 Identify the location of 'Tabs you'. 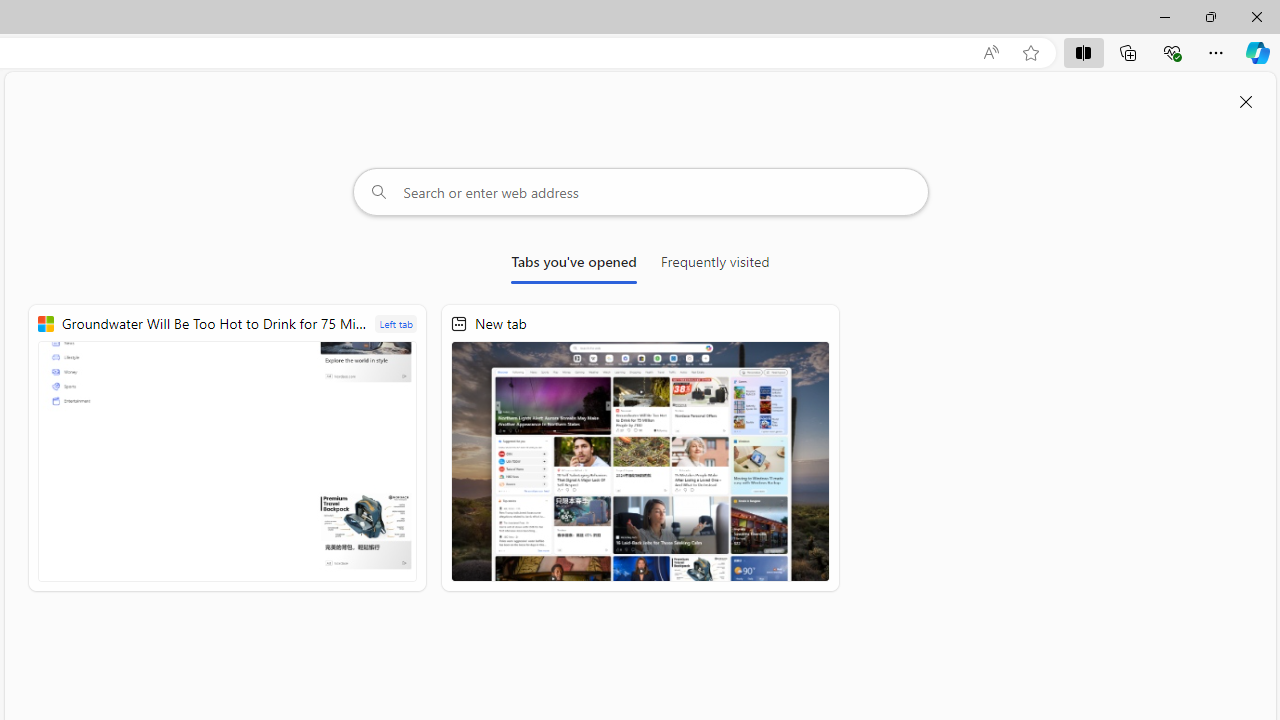
(573, 265).